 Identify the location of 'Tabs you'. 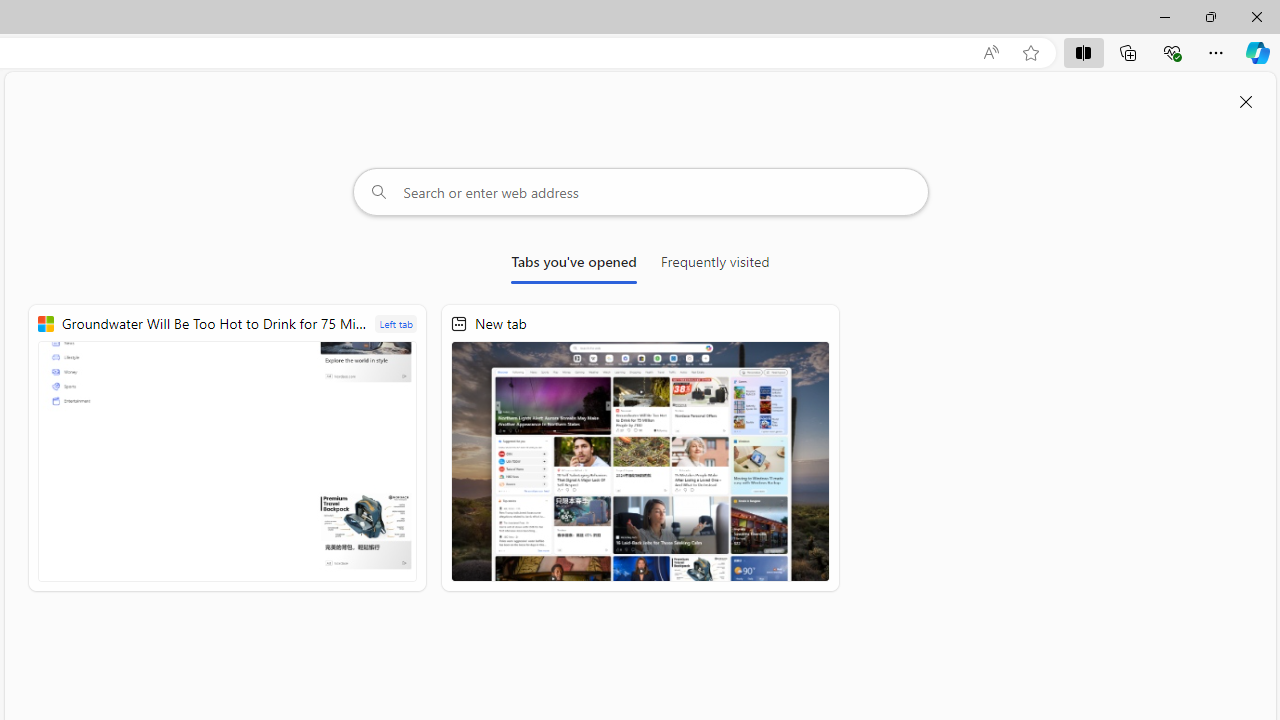
(573, 265).